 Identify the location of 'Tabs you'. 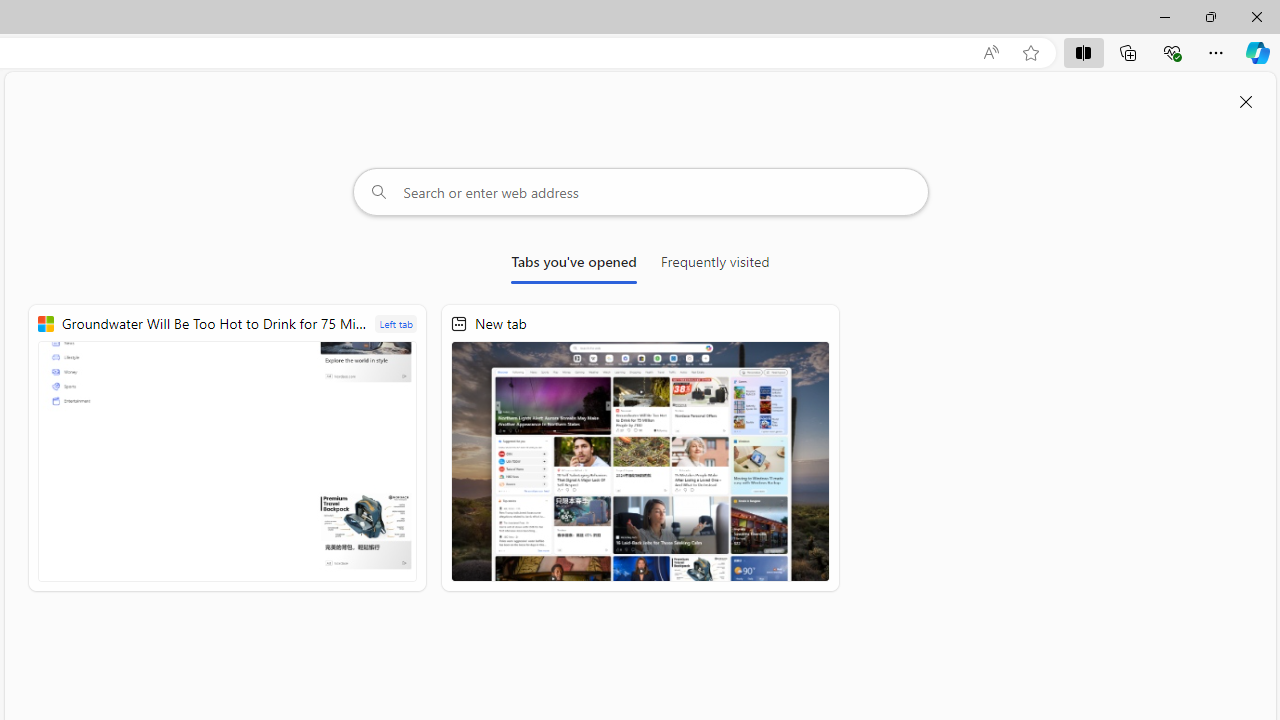
(573, 265).